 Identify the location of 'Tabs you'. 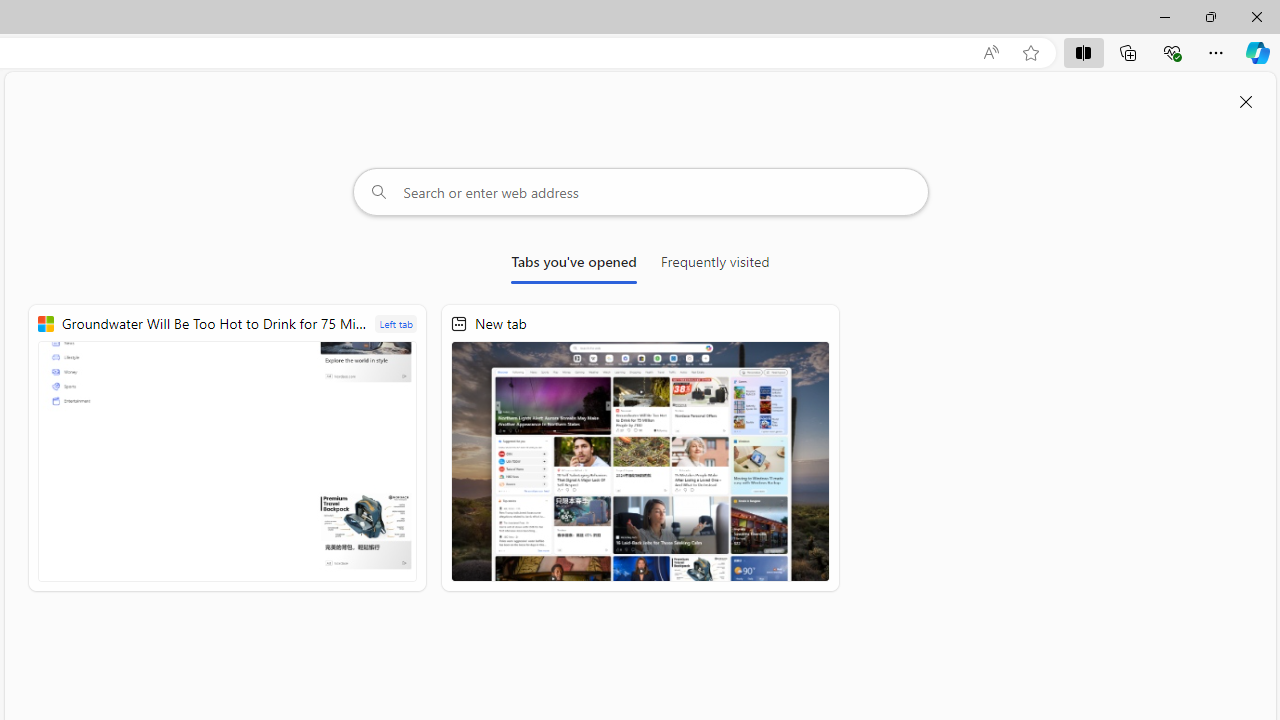
(573, 265).